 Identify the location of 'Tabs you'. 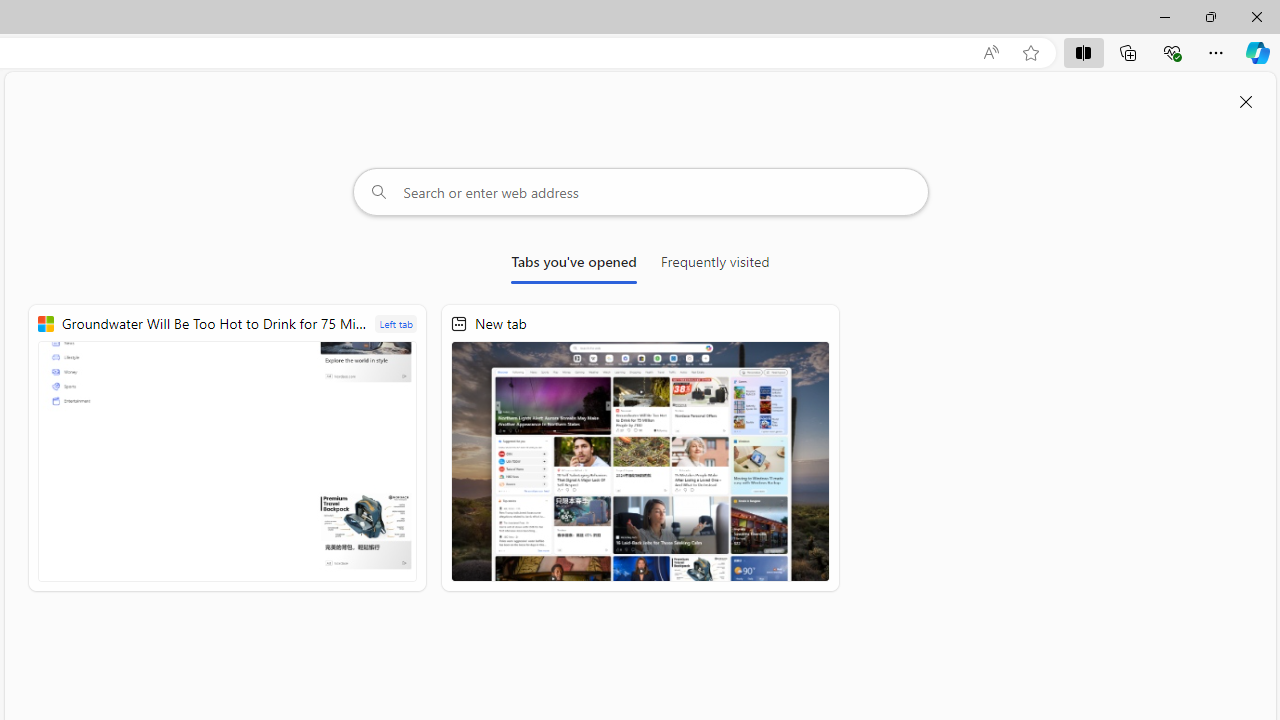
(573, 265).